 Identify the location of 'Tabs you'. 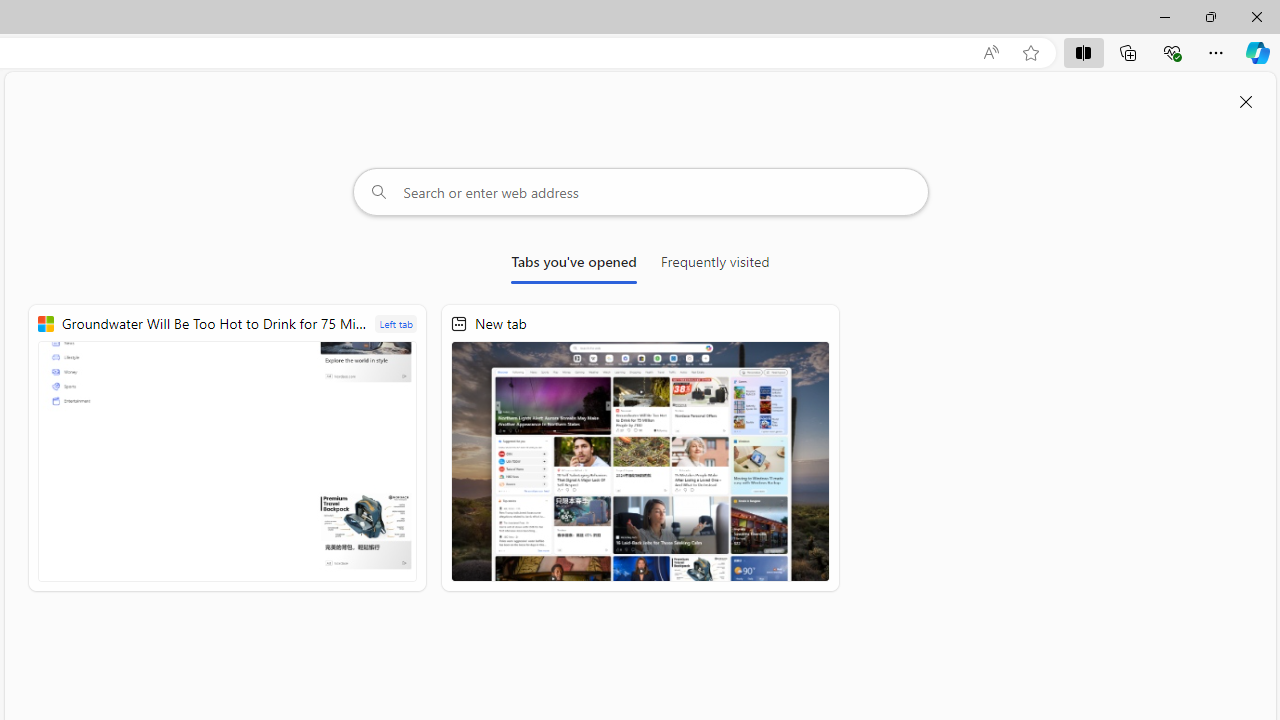
(573, 265).